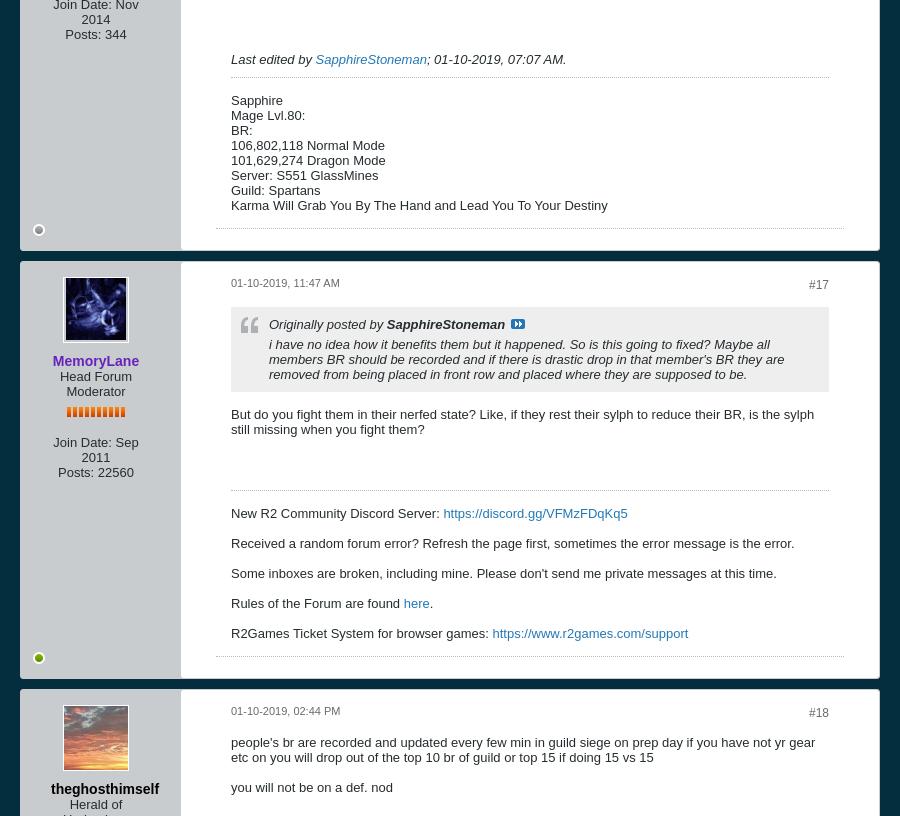 The height and width of the screenshot is (816, 900). Describe the element at coordinates (104, 788) in the screenshot. I see `'theghosthimself'` at that location.